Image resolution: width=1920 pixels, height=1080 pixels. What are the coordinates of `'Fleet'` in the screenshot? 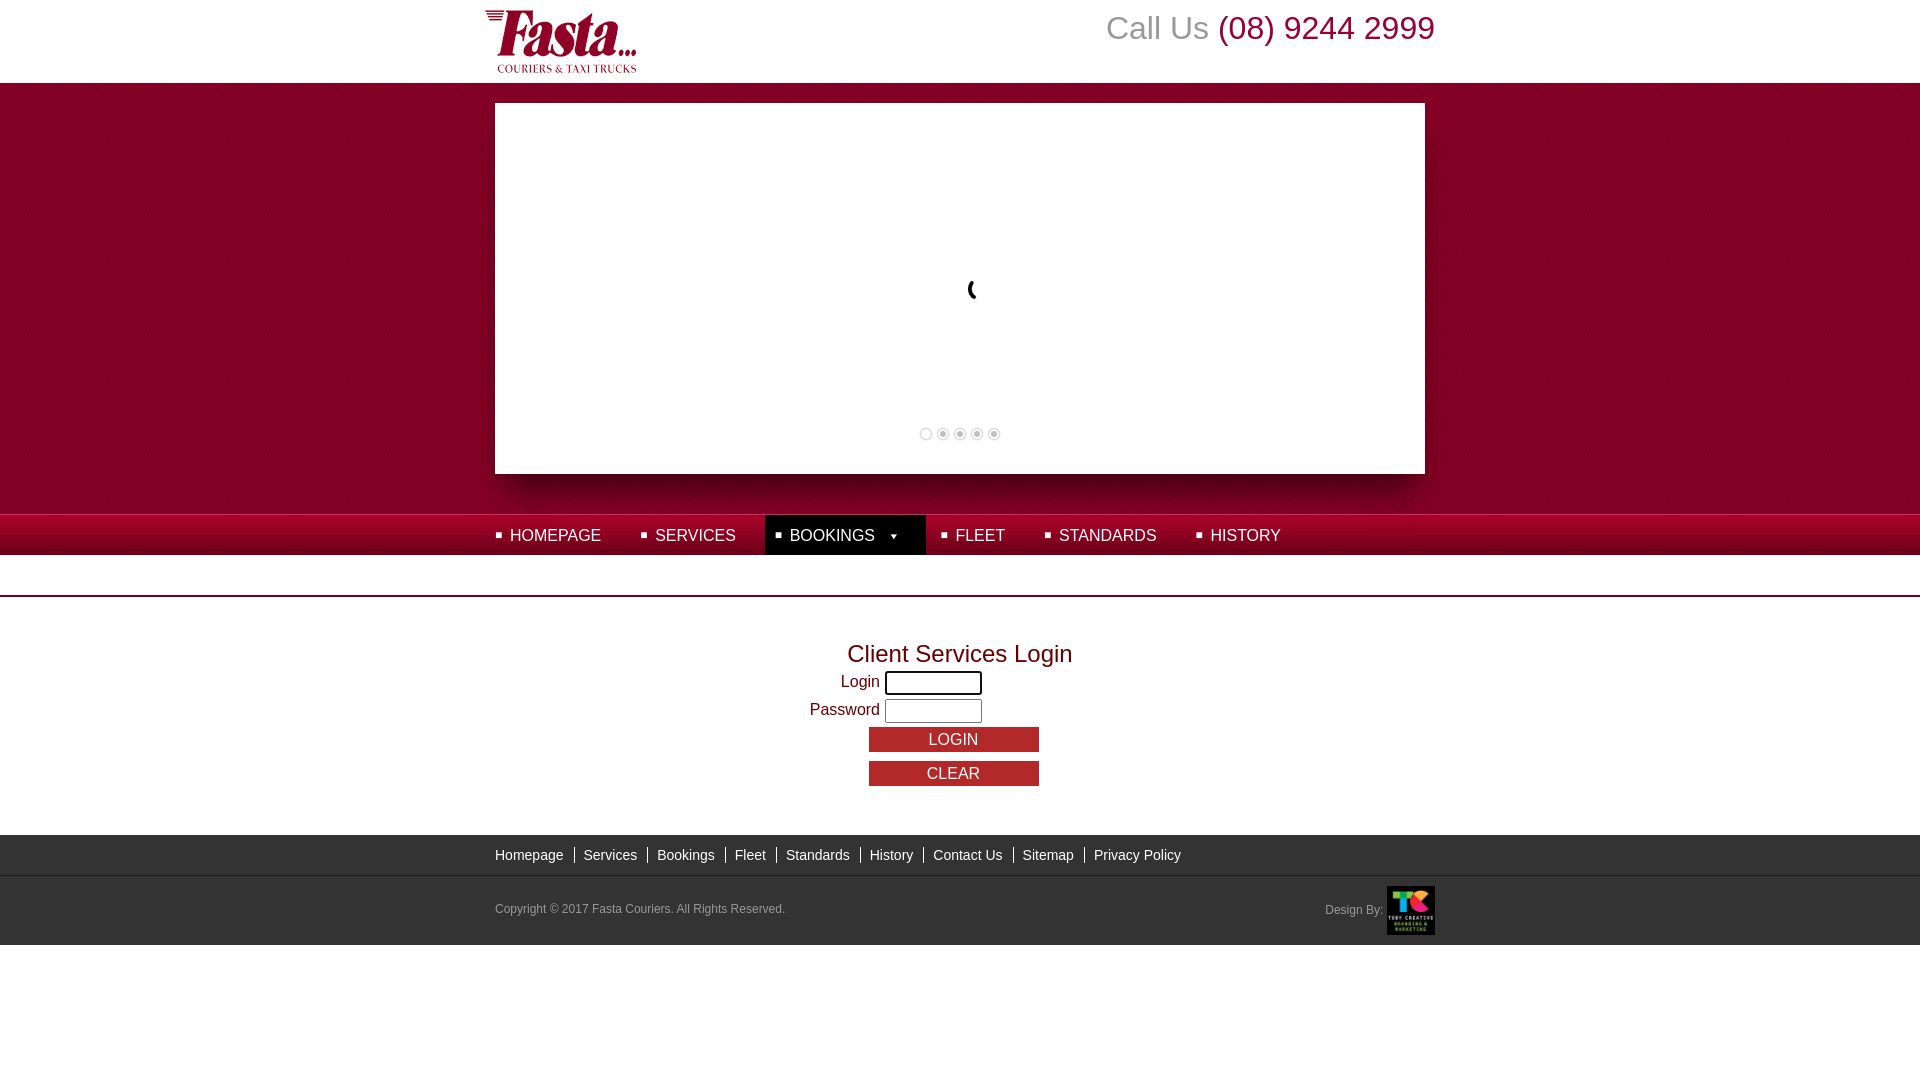 It's located at (749, 855).